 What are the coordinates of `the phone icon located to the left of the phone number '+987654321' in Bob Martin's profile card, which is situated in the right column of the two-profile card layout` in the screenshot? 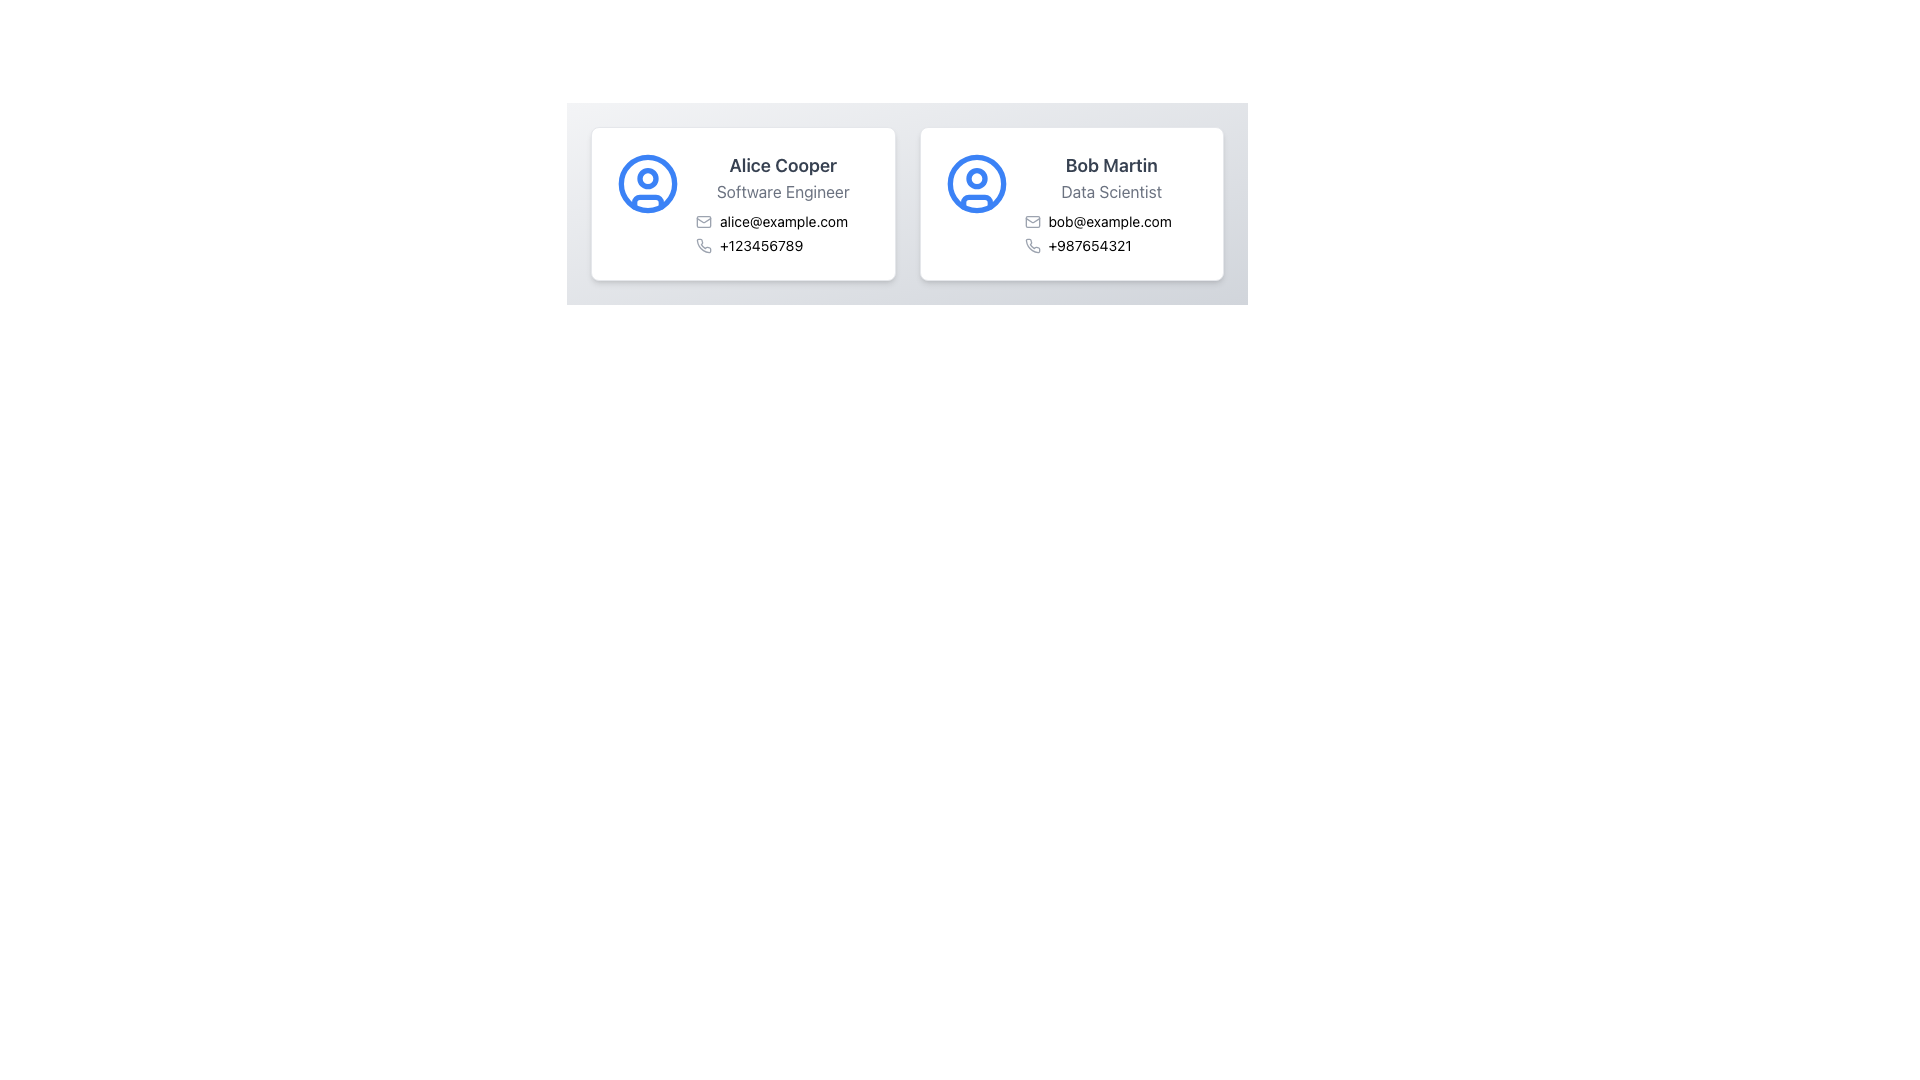 It's located at (1032, 245).